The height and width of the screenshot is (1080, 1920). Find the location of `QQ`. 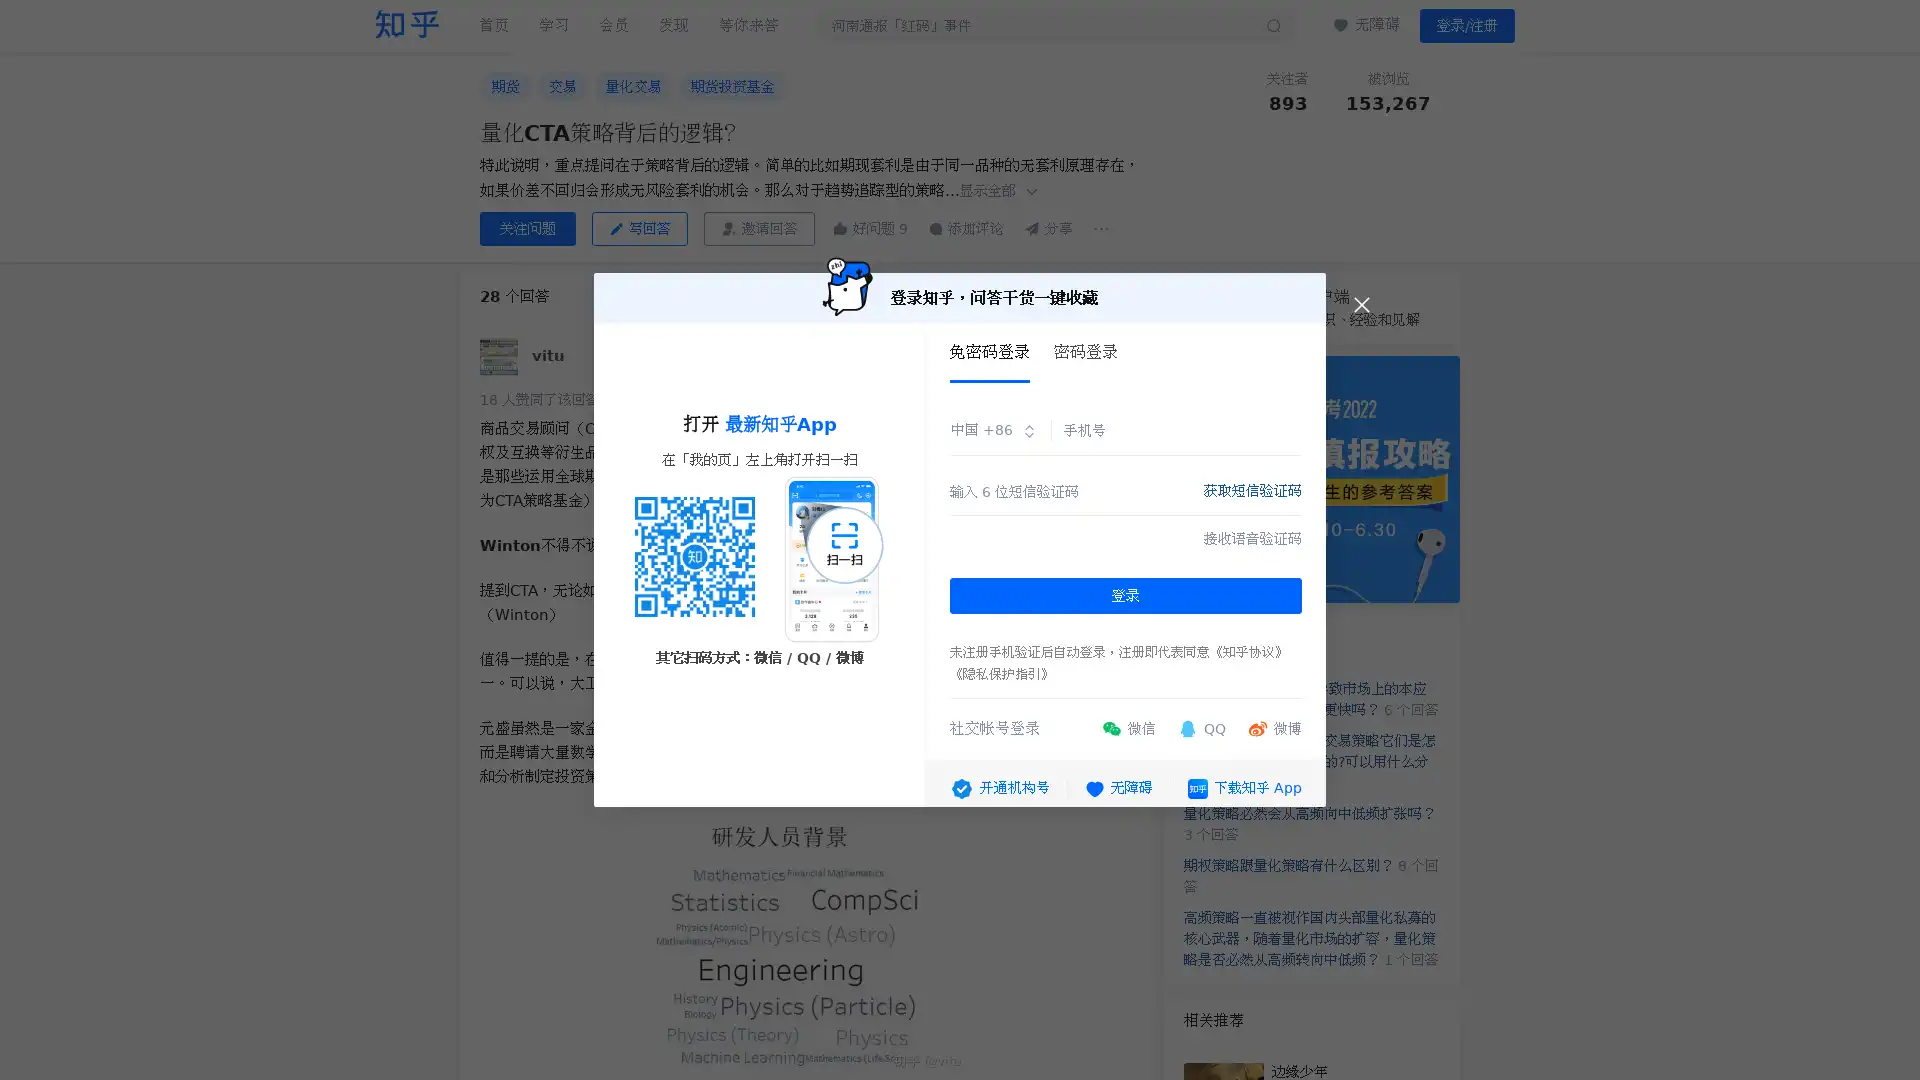

QQ is located at coordinates (1200, 722).